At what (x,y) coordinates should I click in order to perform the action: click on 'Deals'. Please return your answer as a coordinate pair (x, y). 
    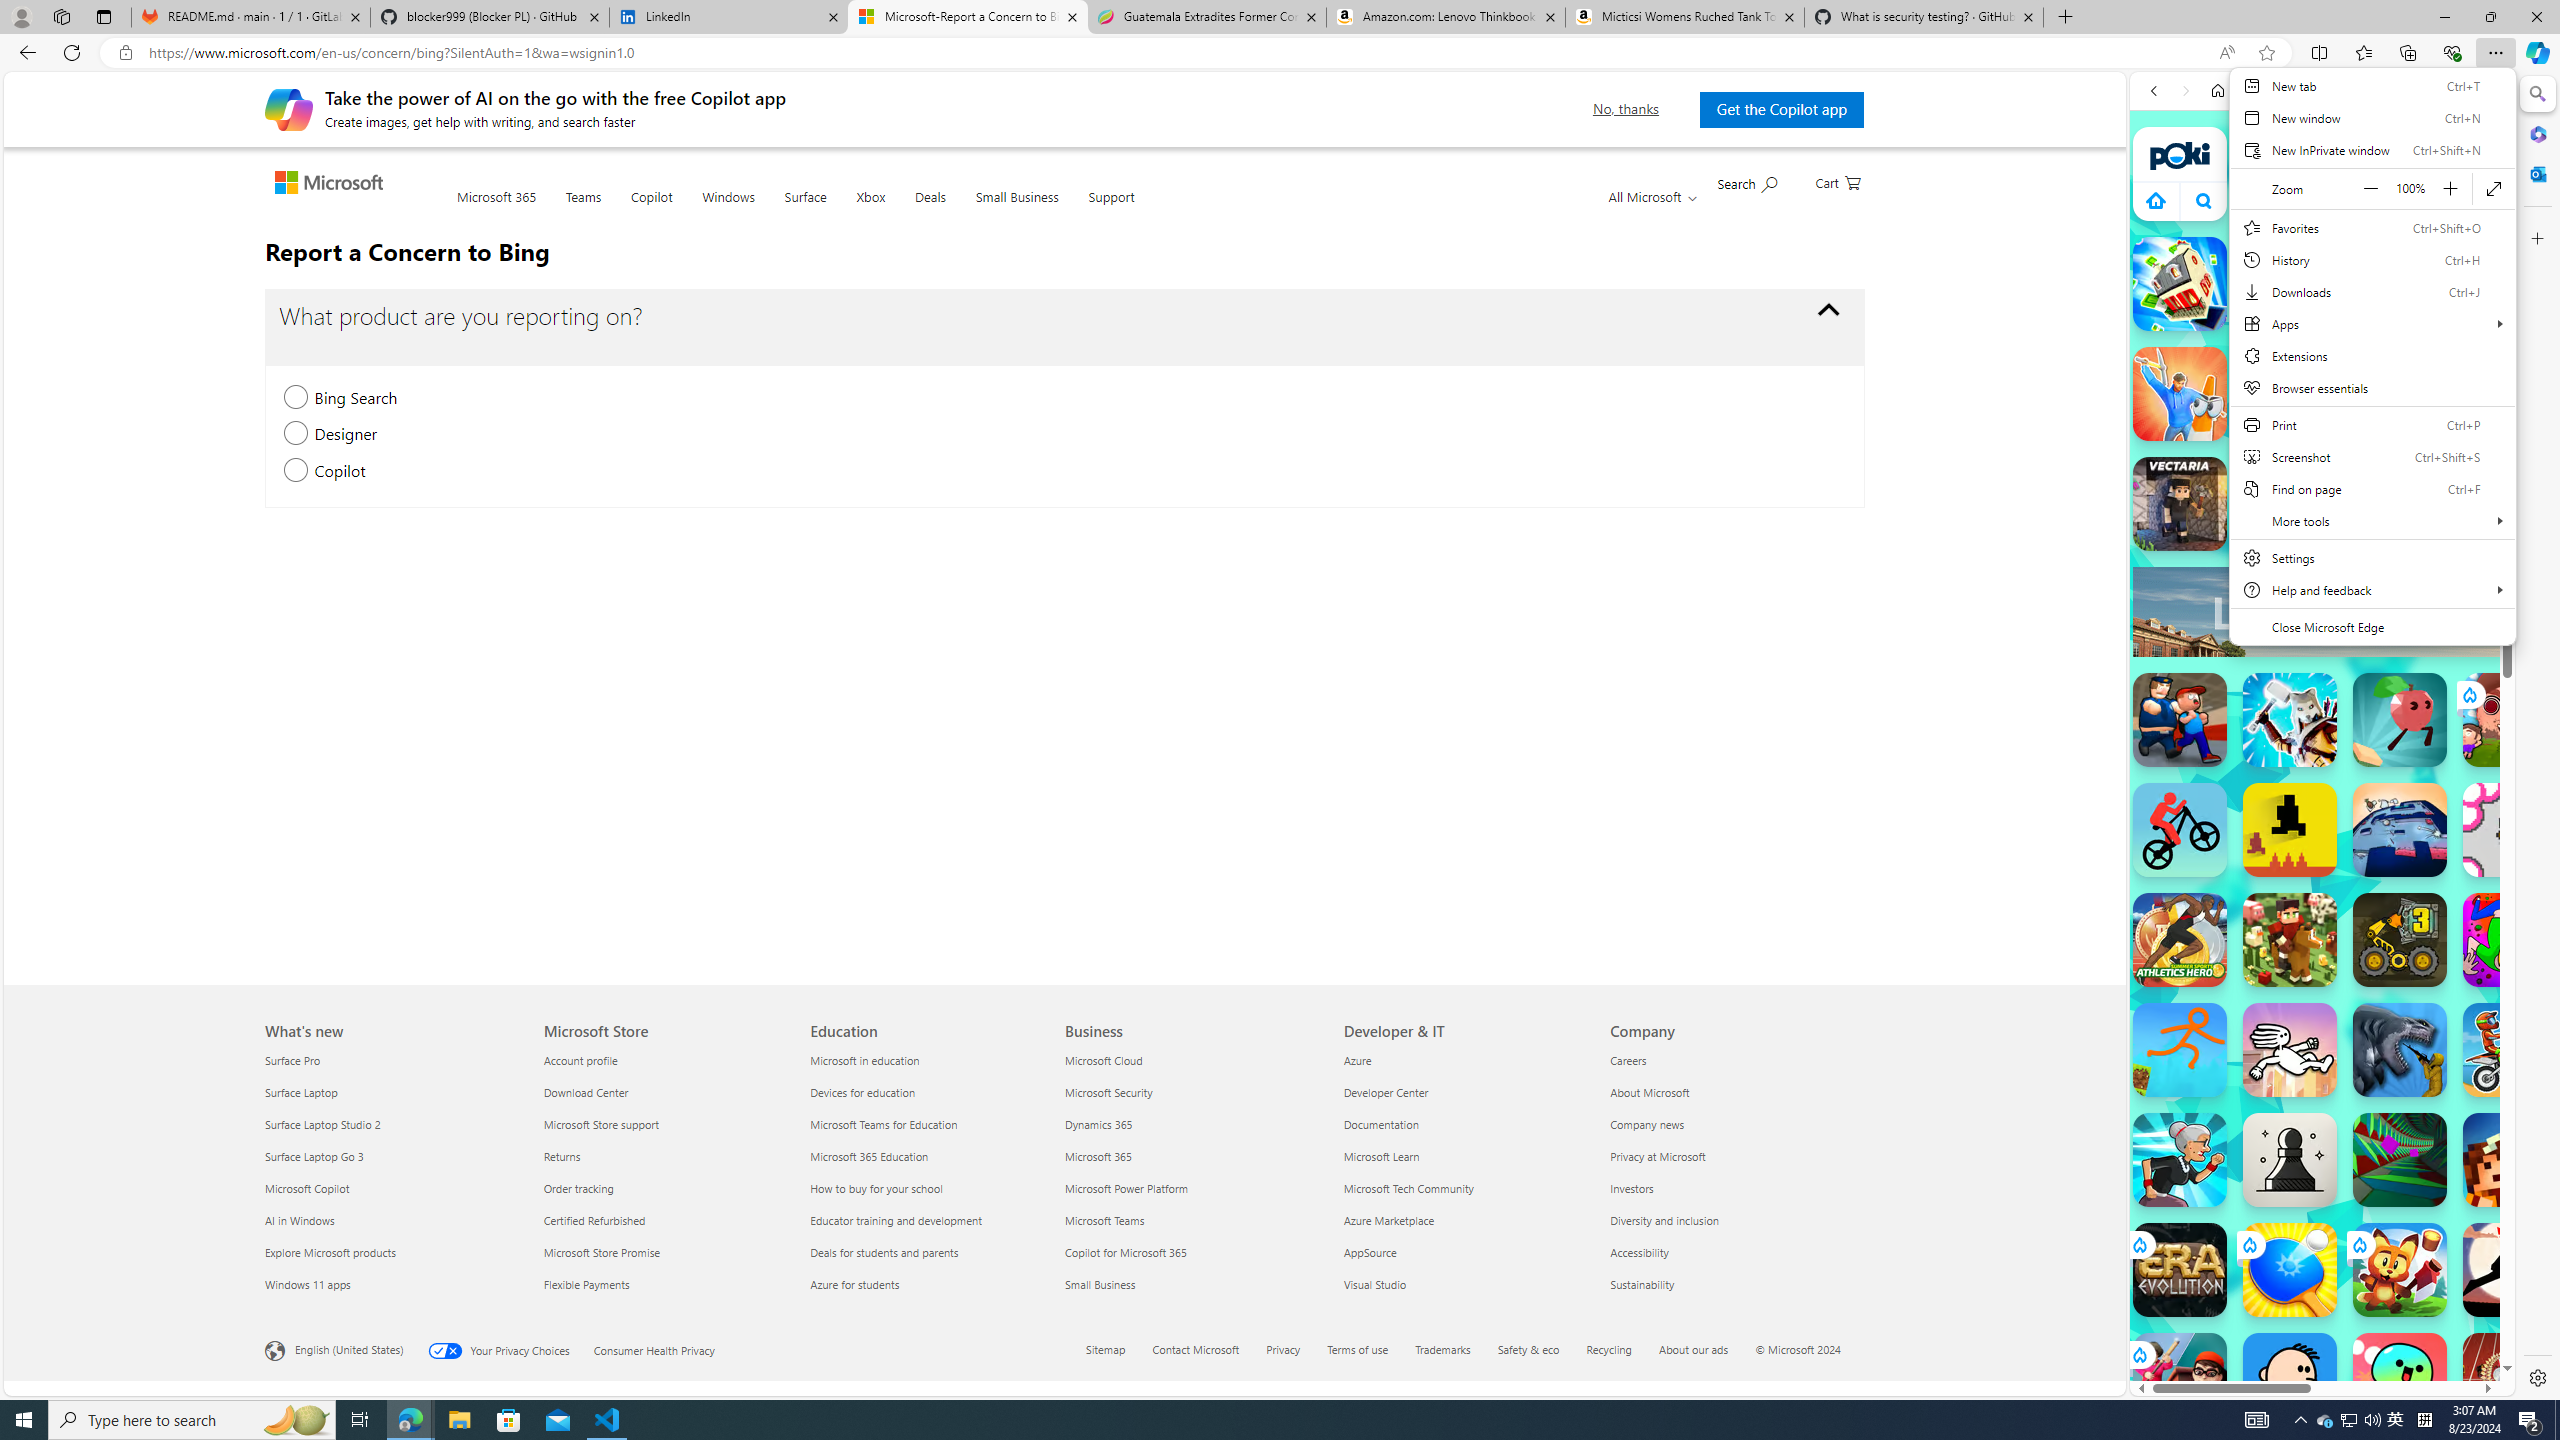
    Looking at the image, I should click on (929, 208).